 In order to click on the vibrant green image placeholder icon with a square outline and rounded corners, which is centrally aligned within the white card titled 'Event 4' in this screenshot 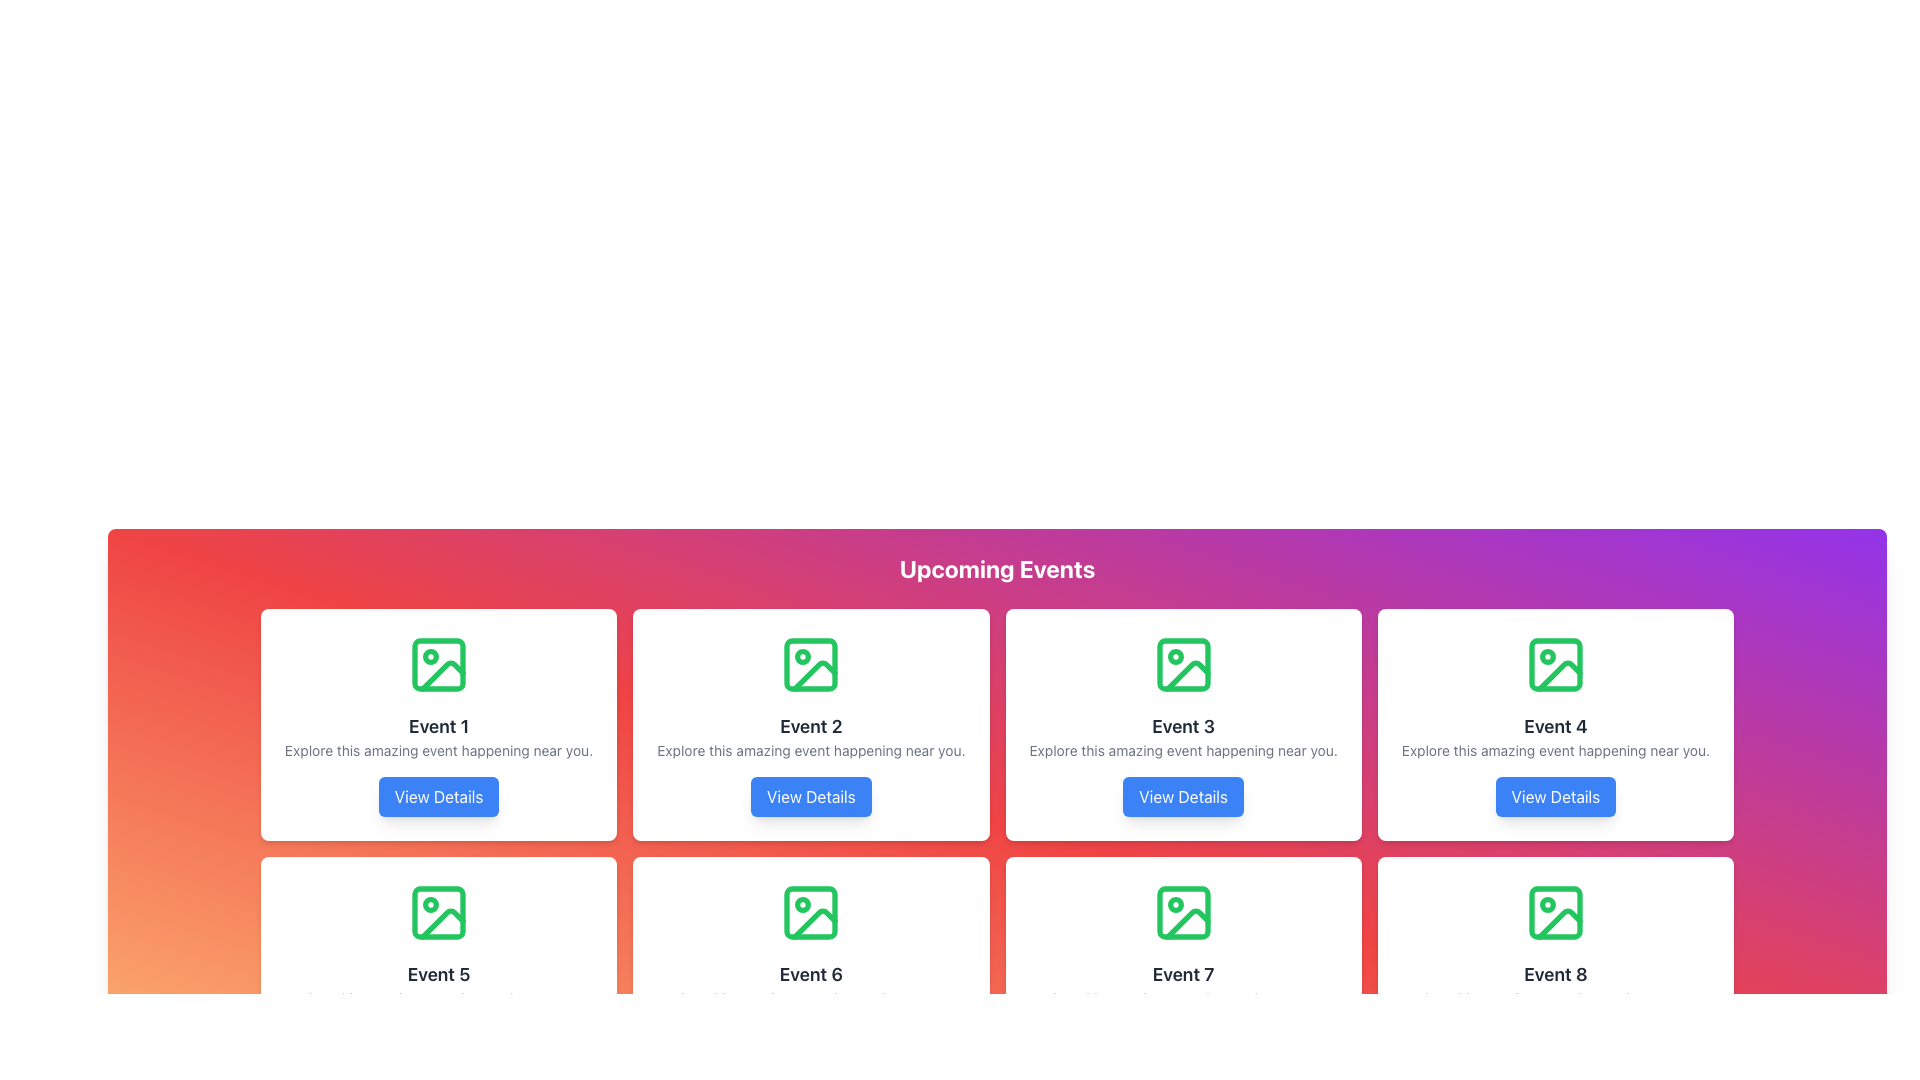, I will do `click(1554, 664)`.